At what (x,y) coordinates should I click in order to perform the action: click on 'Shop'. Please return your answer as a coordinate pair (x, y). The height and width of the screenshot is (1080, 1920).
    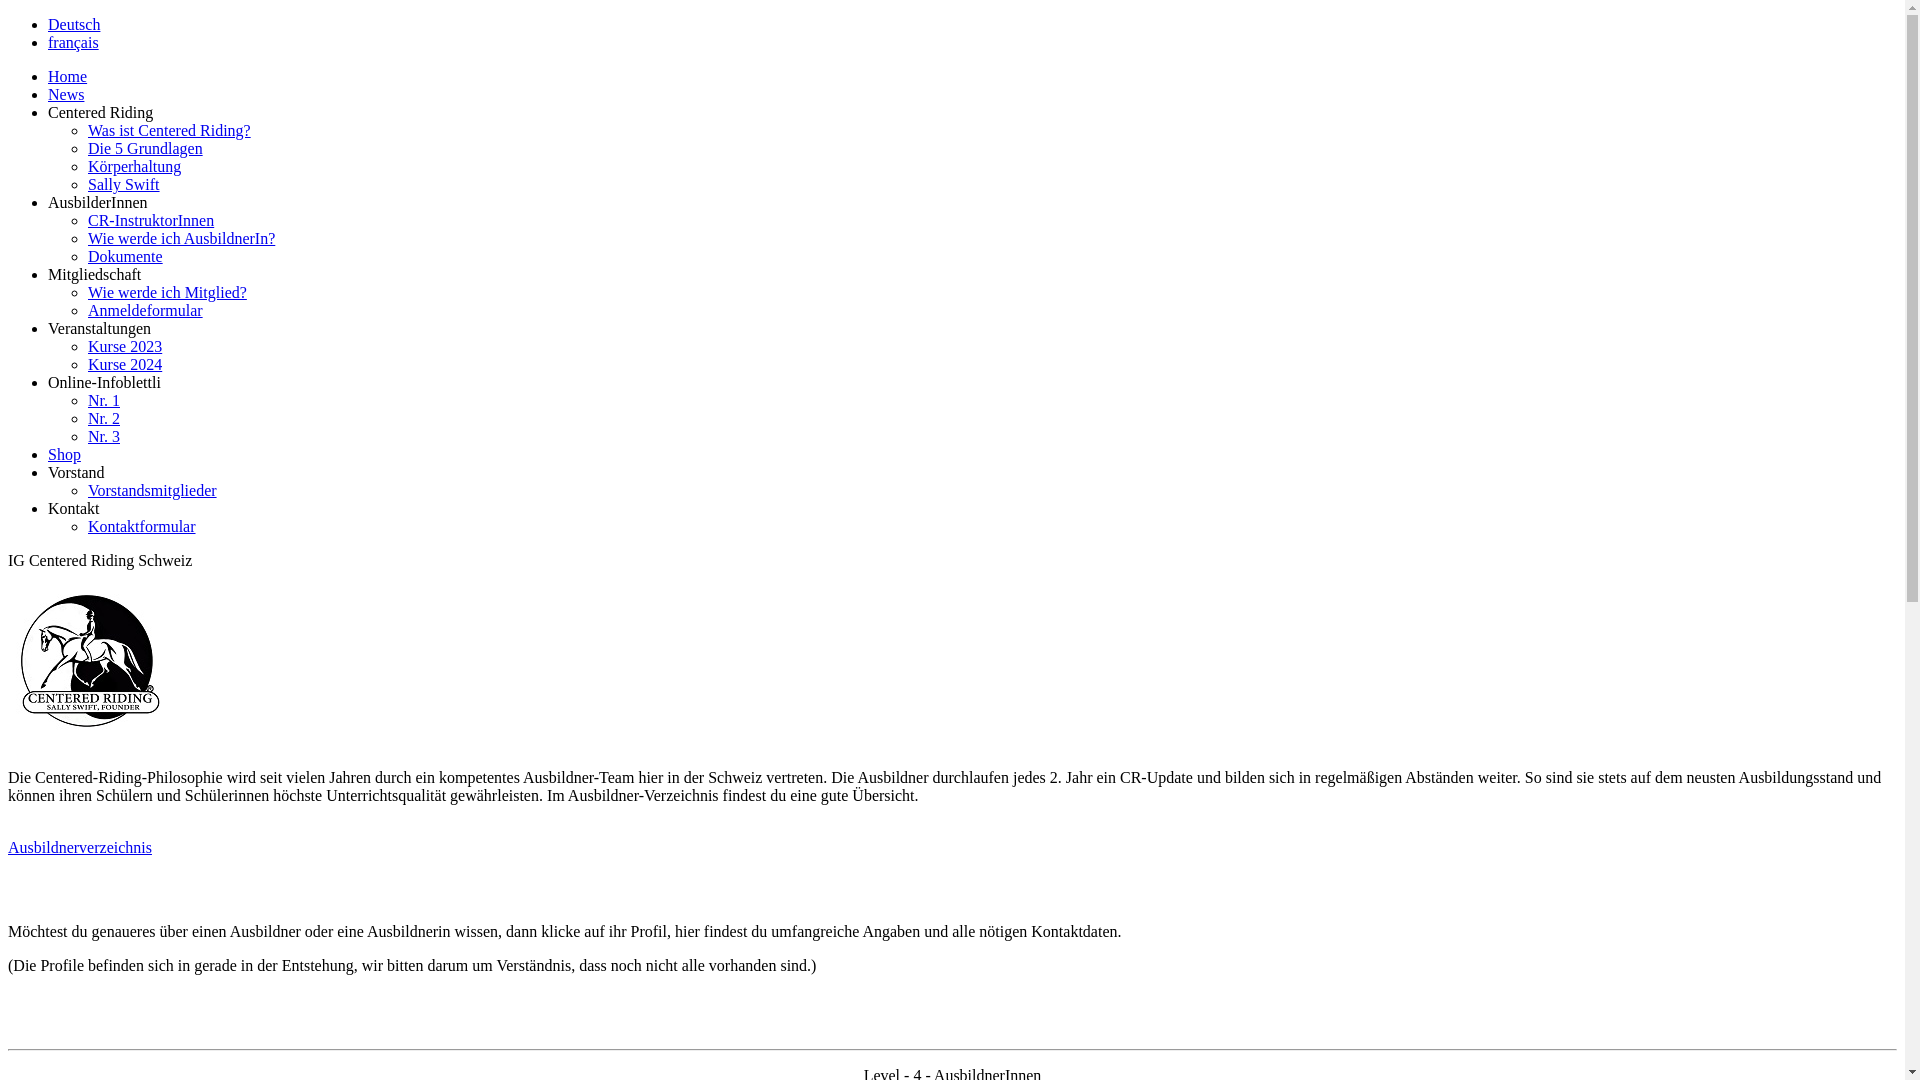
    Looking at the image, I should click on (64, 454).